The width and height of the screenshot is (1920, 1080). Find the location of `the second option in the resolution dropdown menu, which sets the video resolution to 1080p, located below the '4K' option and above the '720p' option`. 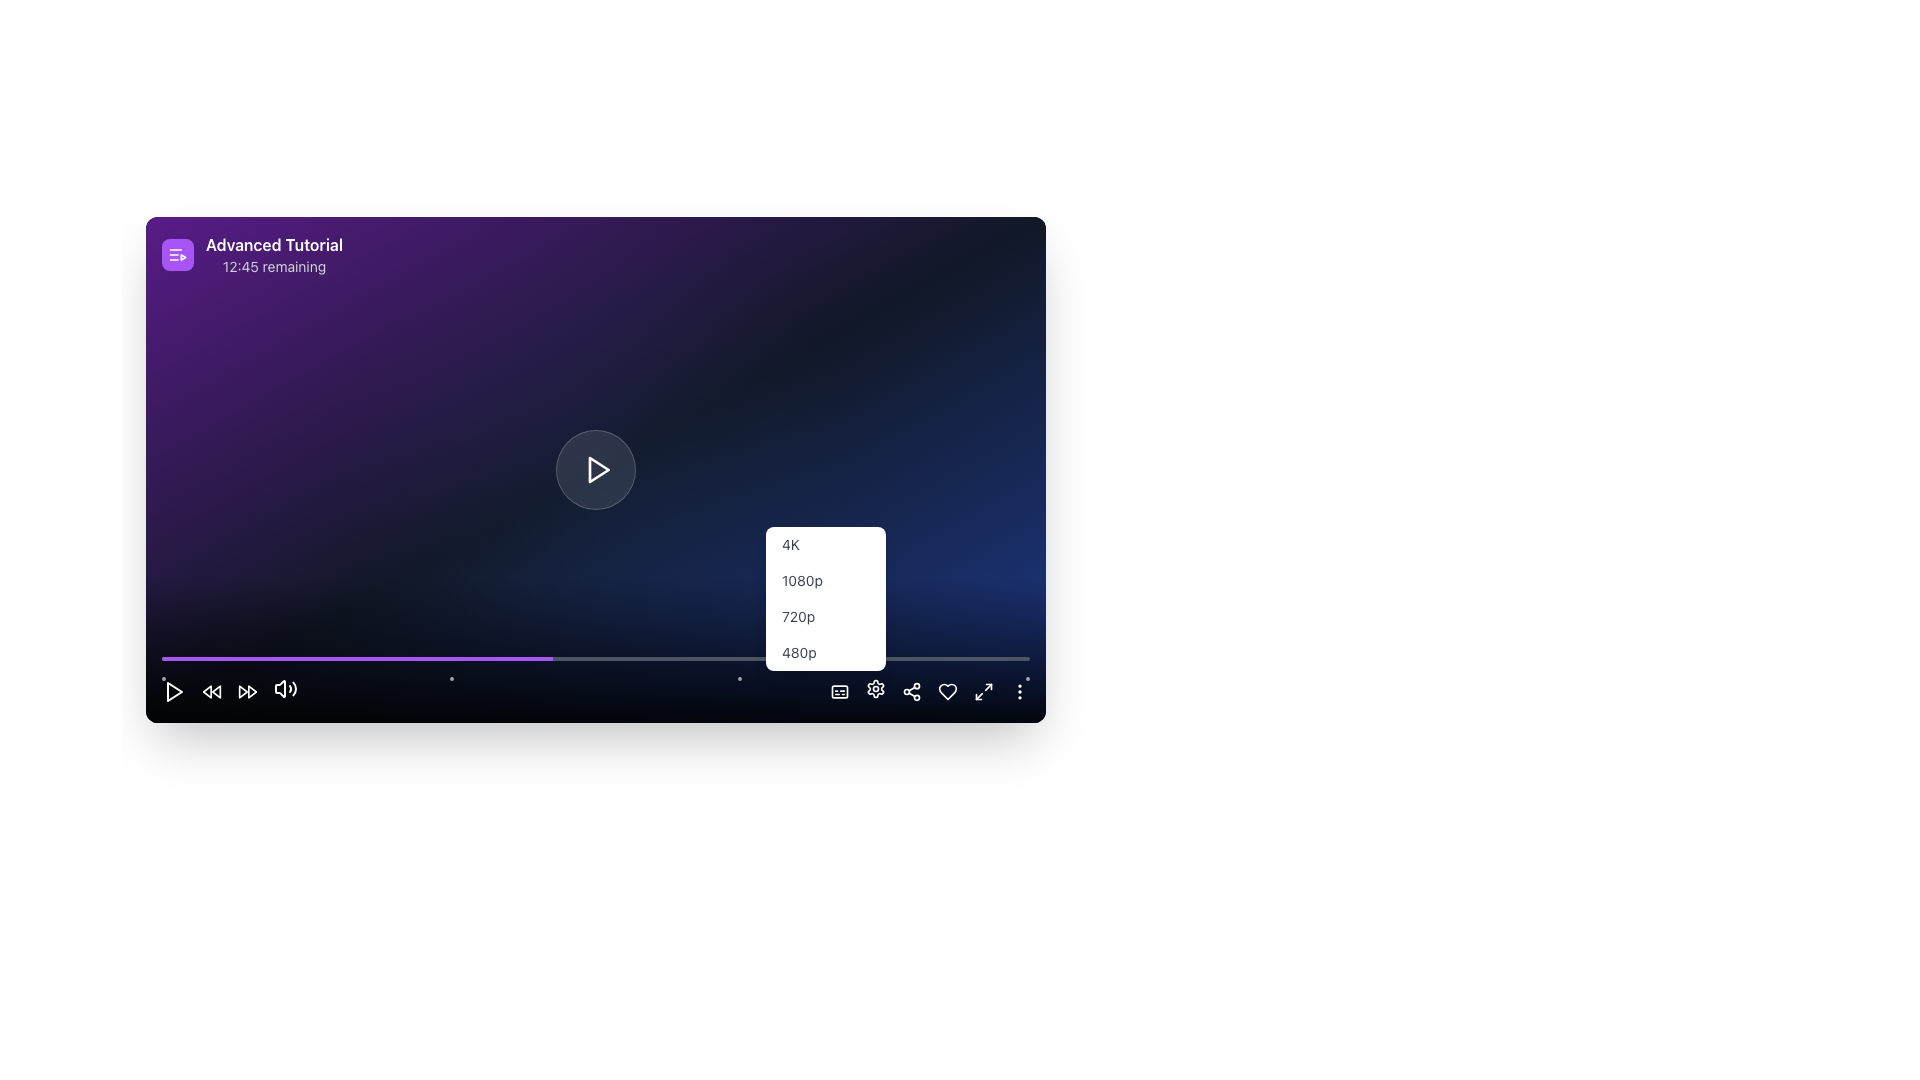

the second option in the resolution dropdown menu, which sets the video resolution to 1080p, located below the '4K' option and above the '720p' option is located at coordinates (825, 581).